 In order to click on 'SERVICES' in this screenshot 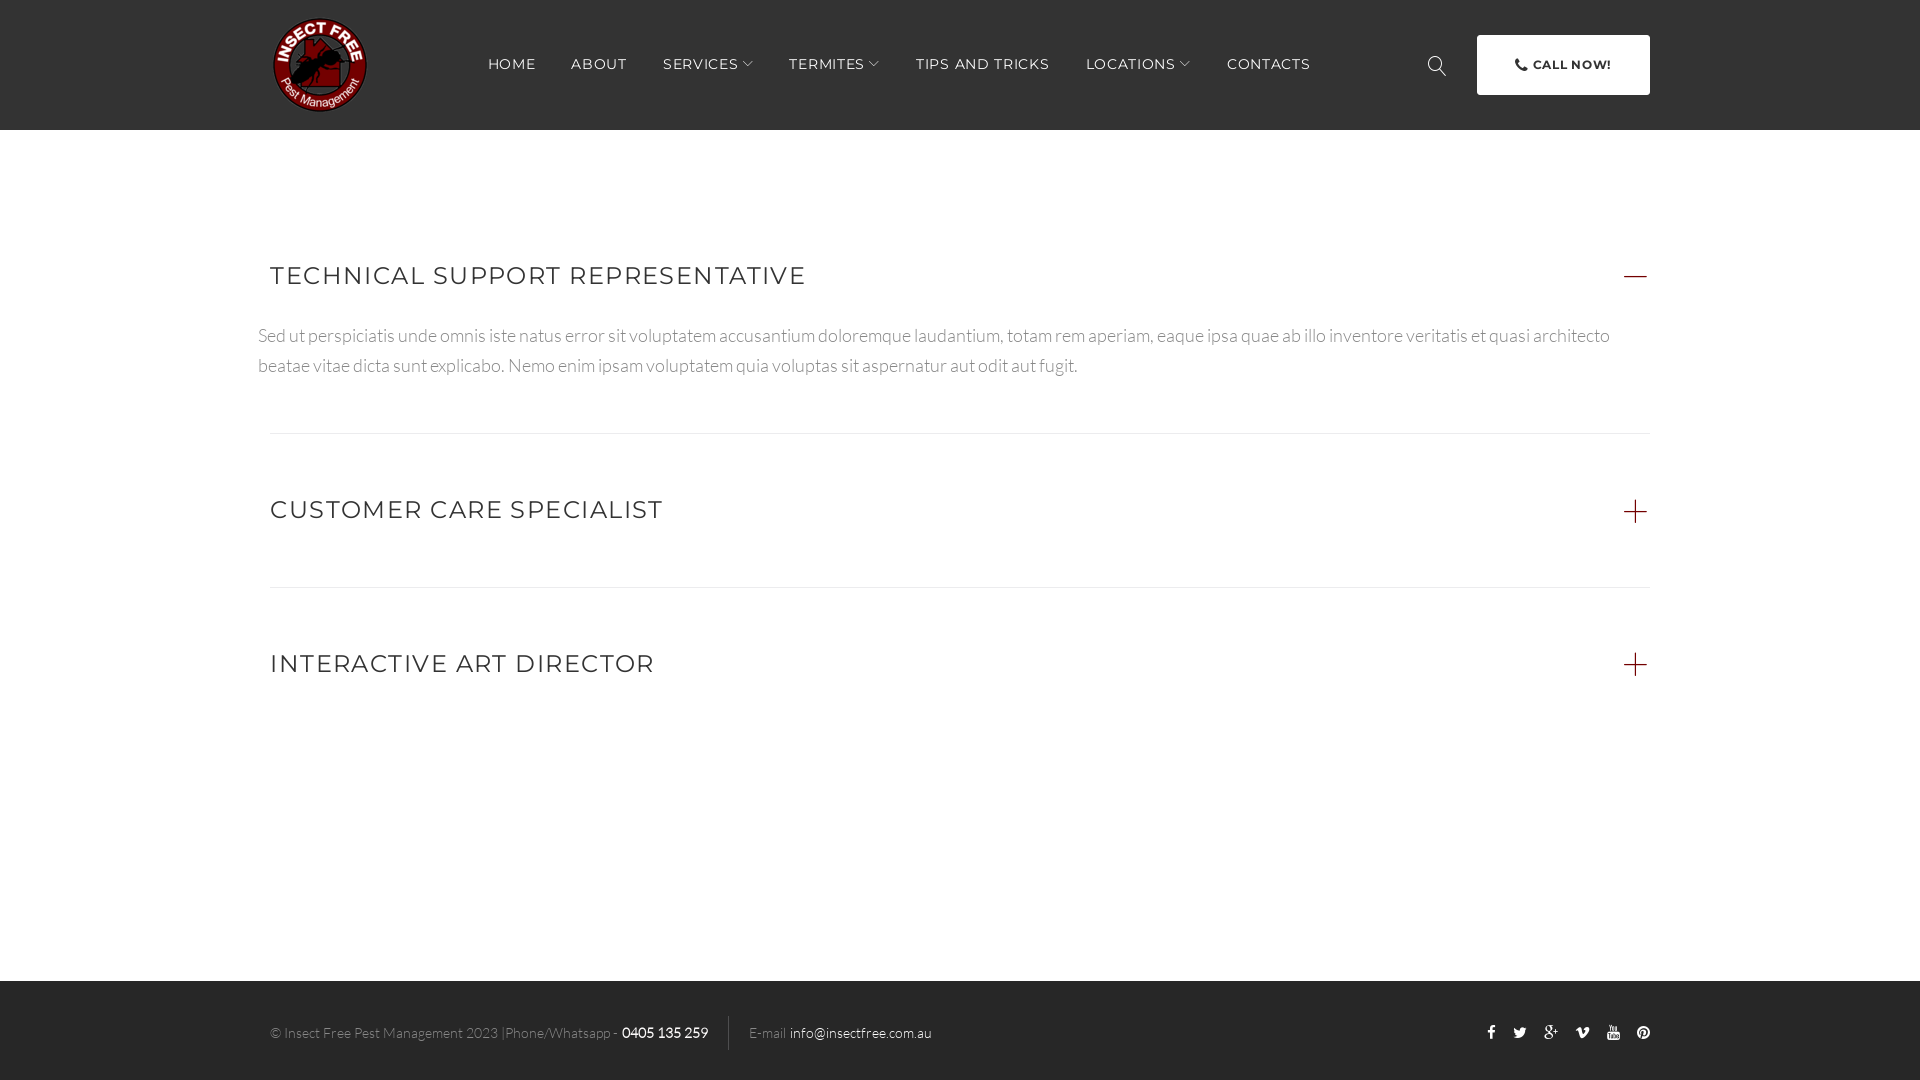, I will do `click(708, 63)`.